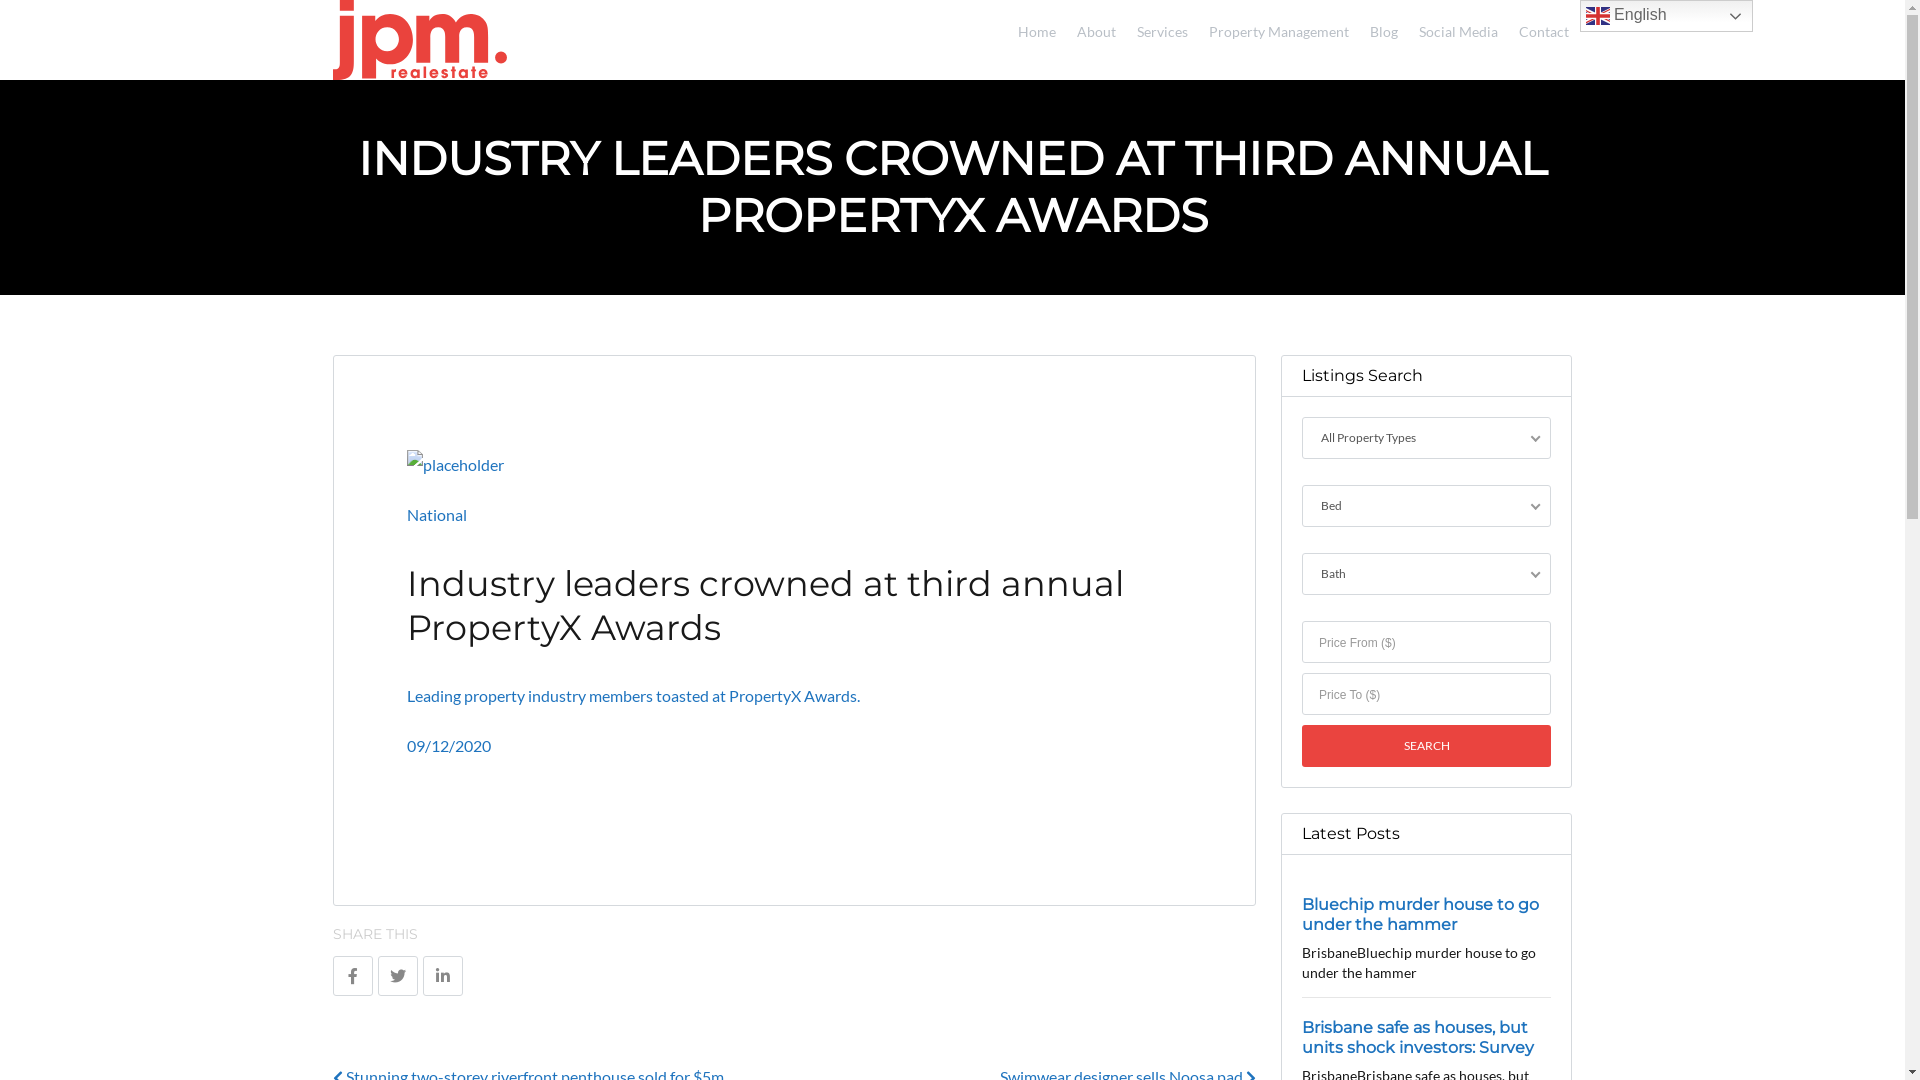  Describe the element at coordinates (1536, 27) in the screenshot. I see `'Contact'` at that location.